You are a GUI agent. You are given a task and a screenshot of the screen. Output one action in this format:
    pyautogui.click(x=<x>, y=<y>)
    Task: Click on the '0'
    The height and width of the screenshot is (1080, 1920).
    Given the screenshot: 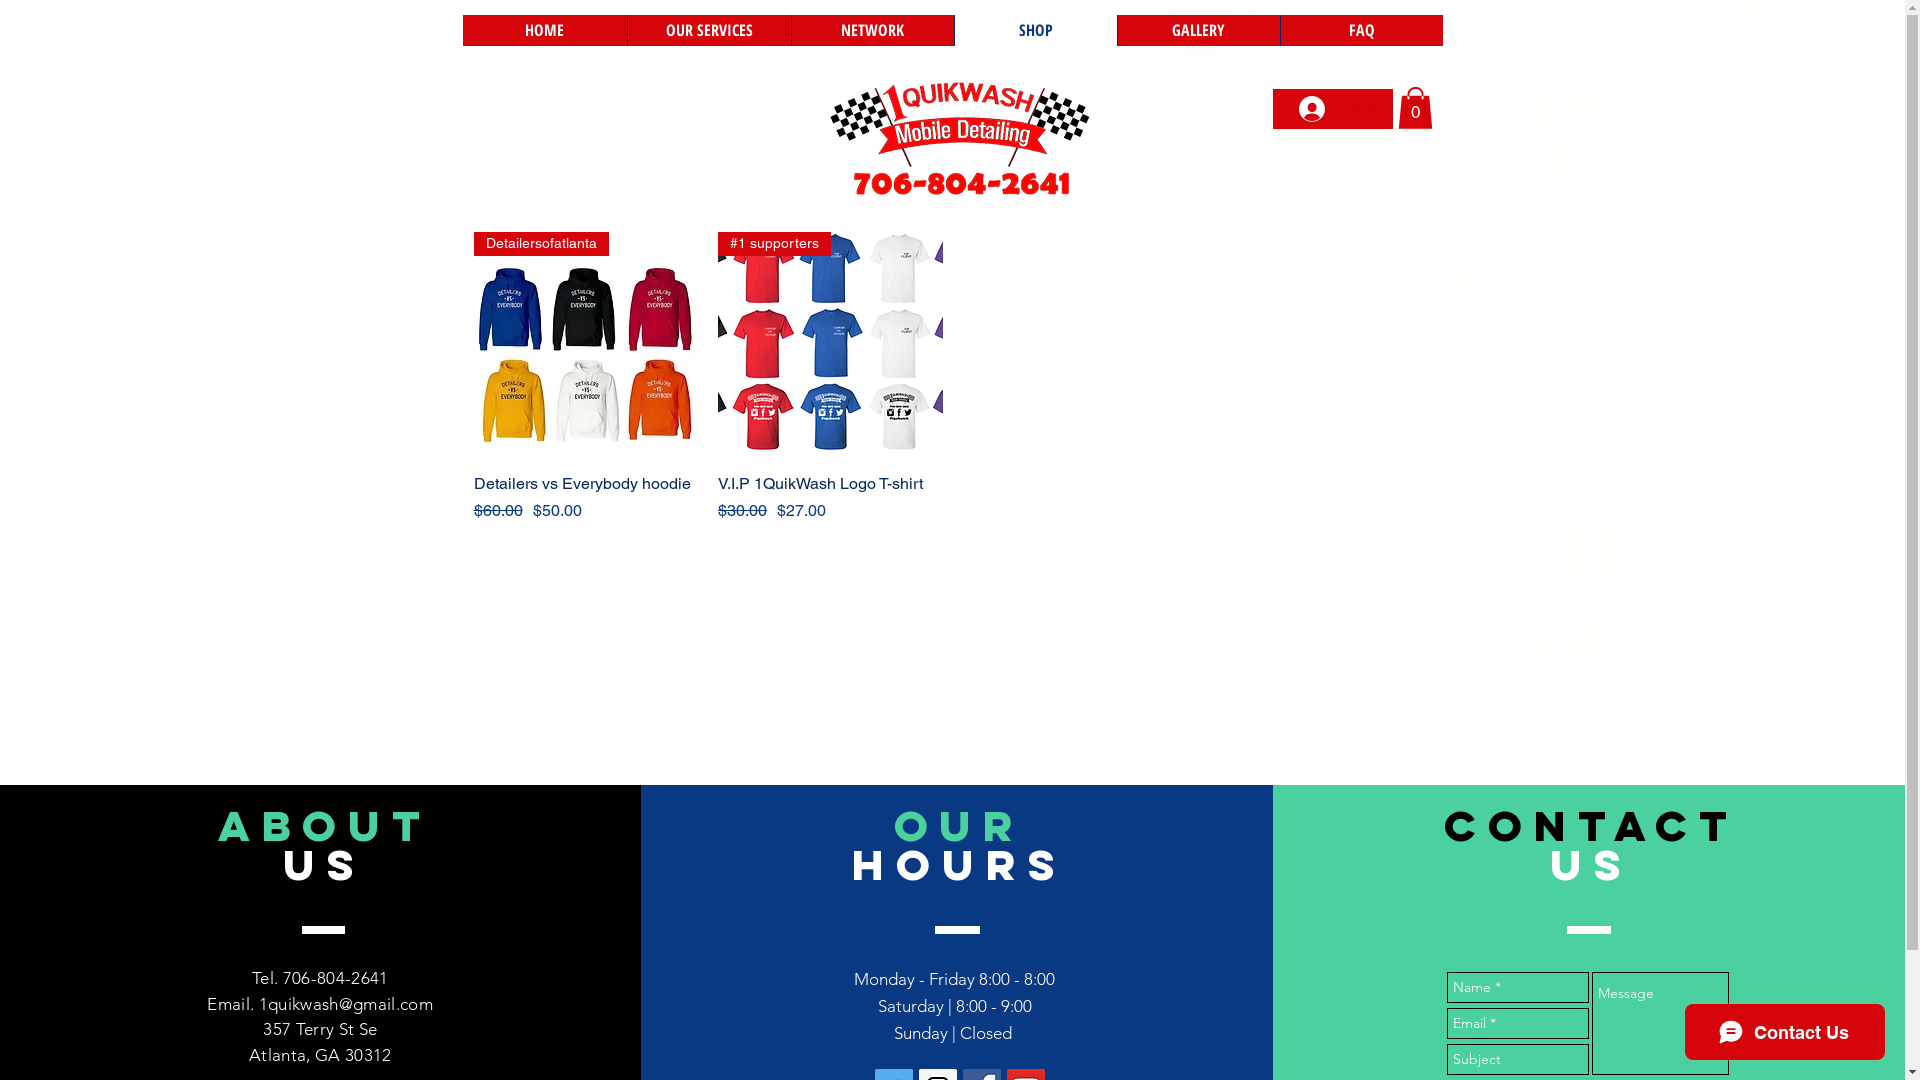 What is the action you would take?
    pyautogui.click(x=1414, y=108)
    